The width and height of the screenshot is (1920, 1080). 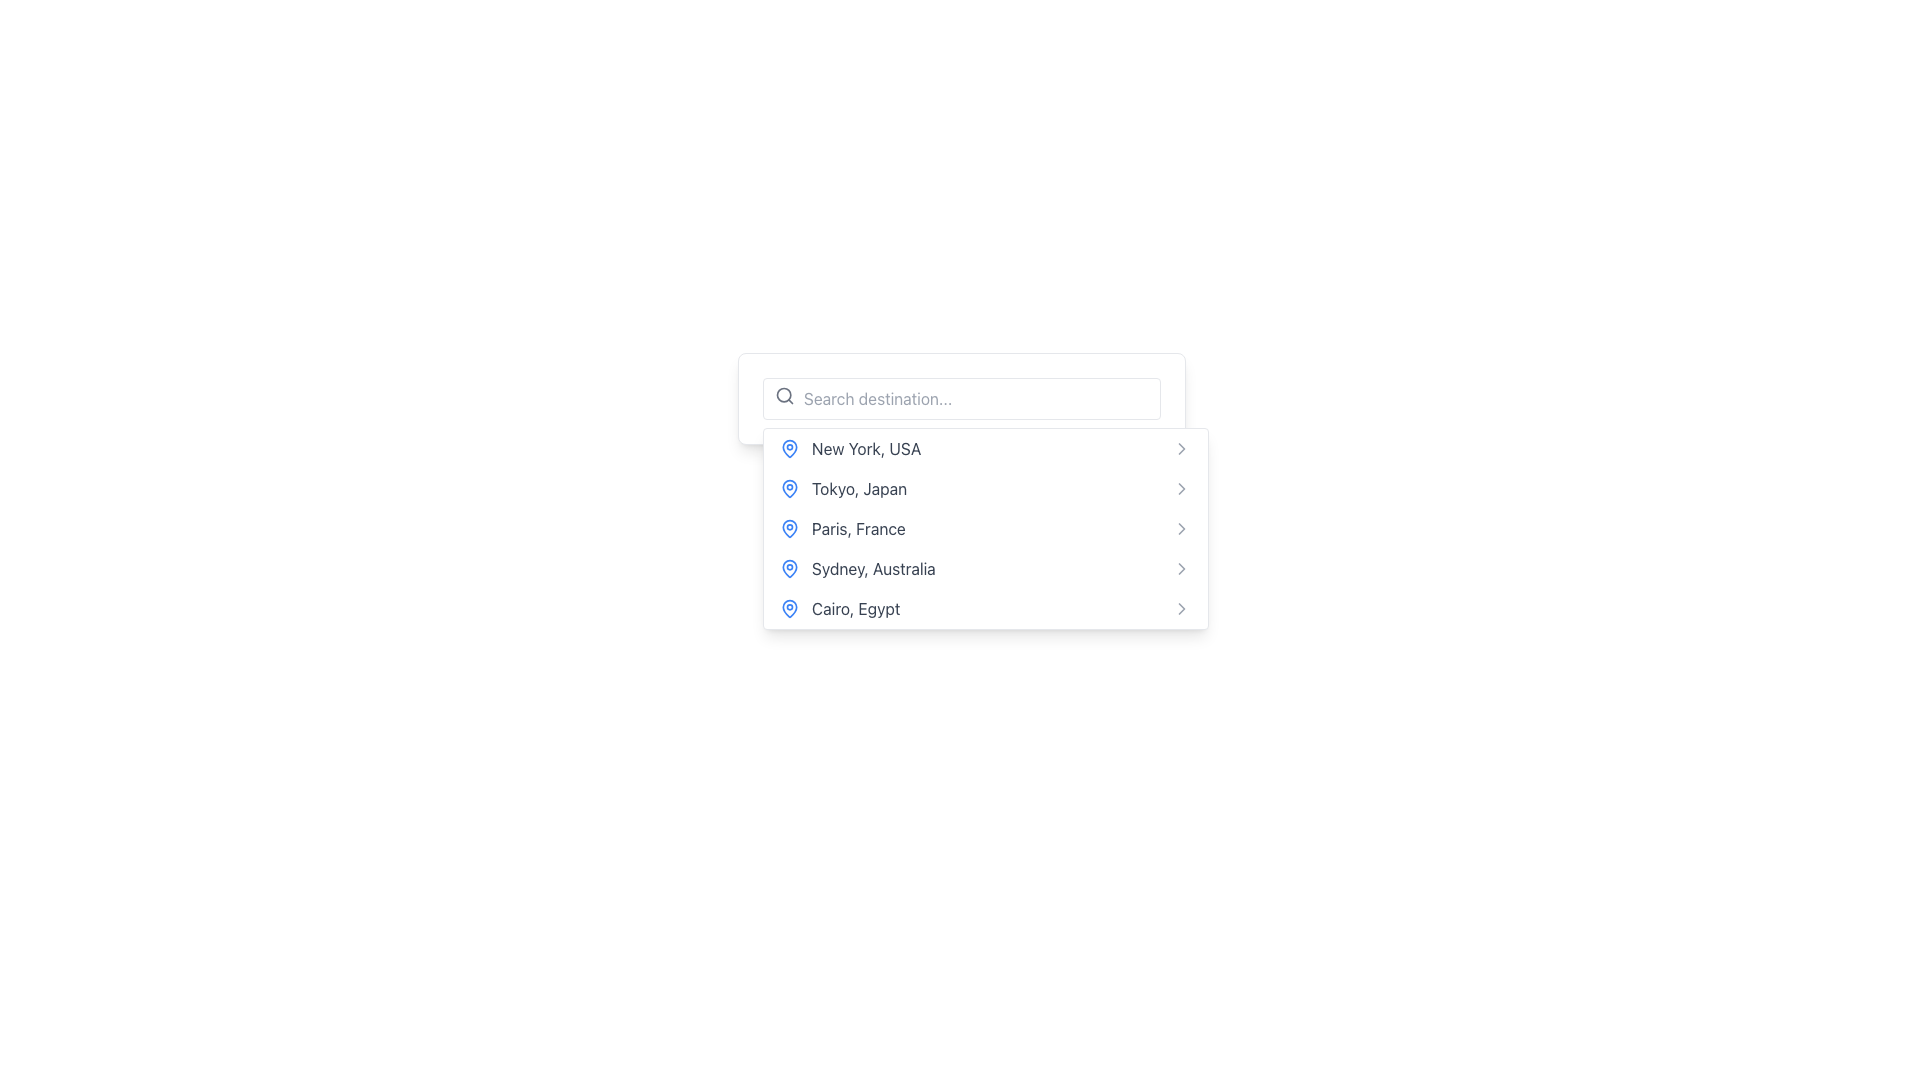 I want to click on the text label 'Paris, France' which is the third entry in the dropdown menu list, so click(x=858, y=527).